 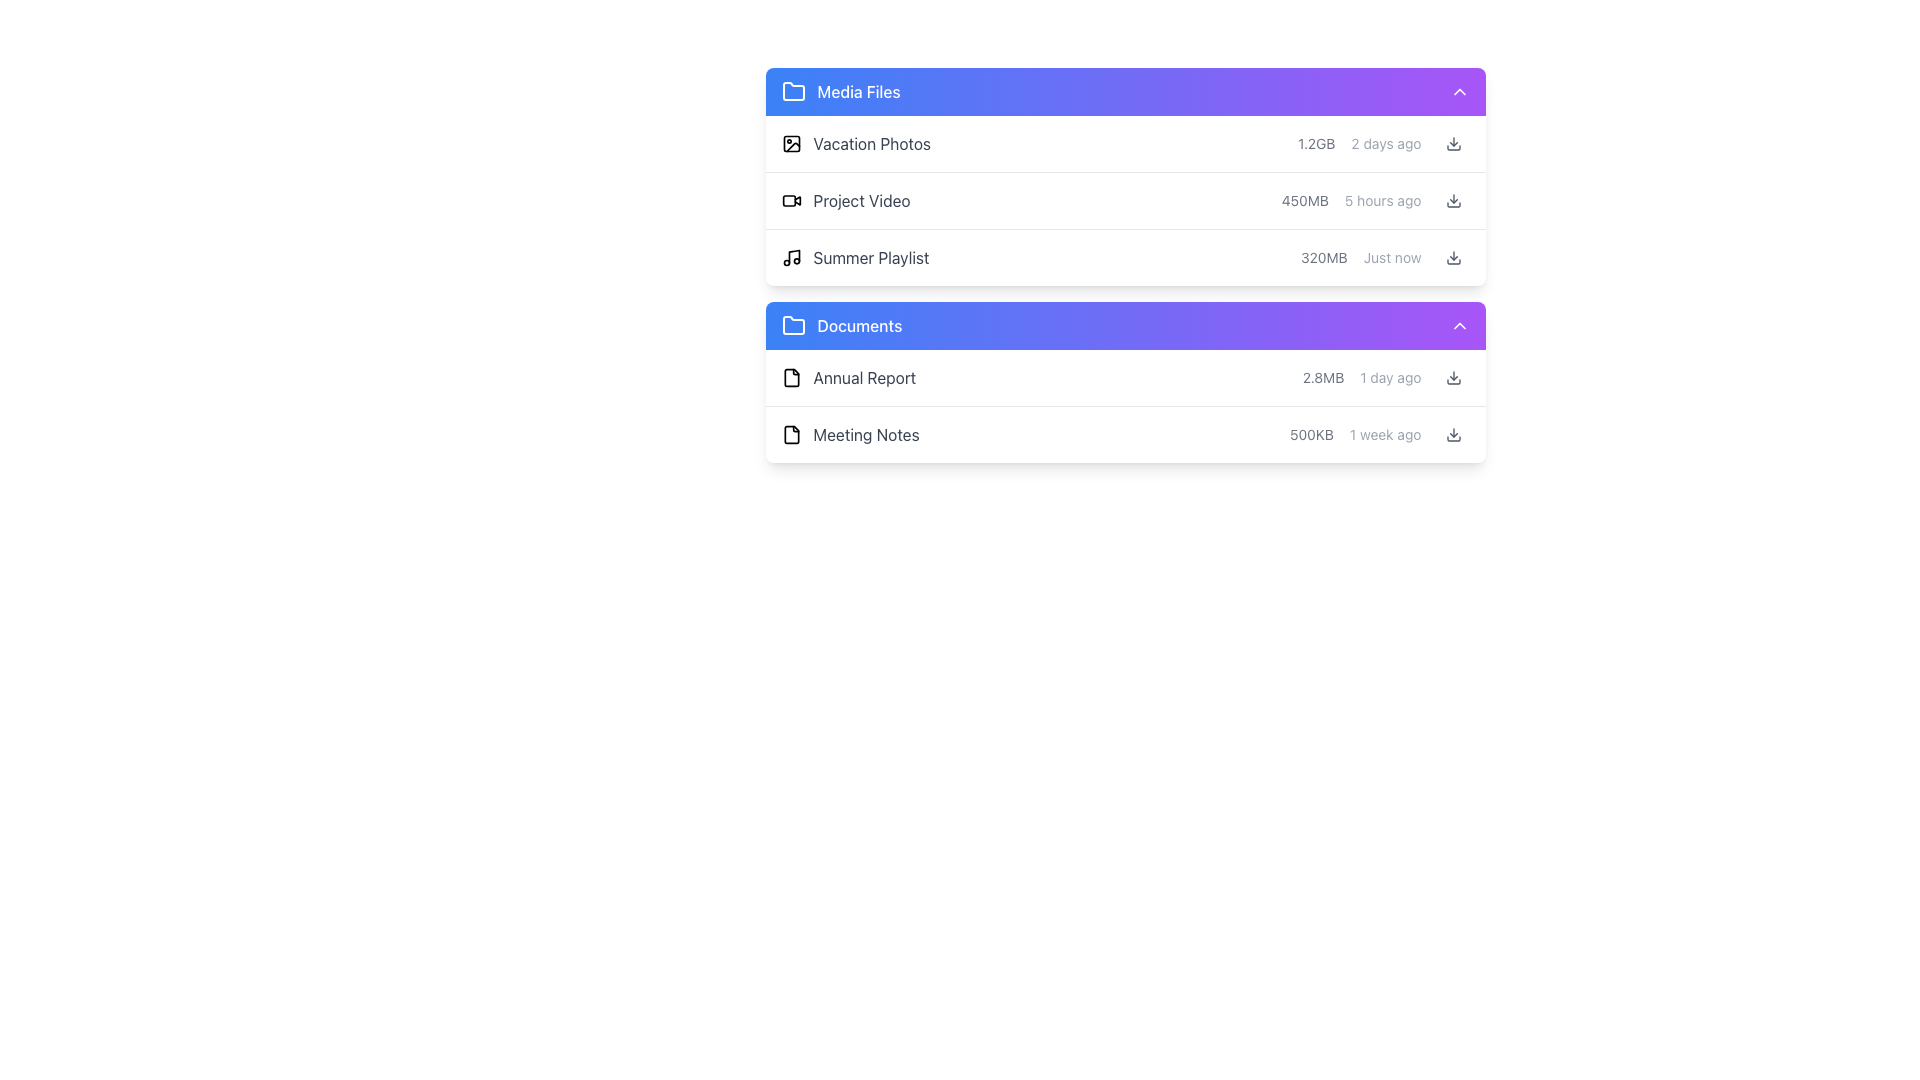 I want to click on label 'Annual Report' which is styled in gray font and located next to the document icon in the 'Documents' section, so click(x=848, y=378).